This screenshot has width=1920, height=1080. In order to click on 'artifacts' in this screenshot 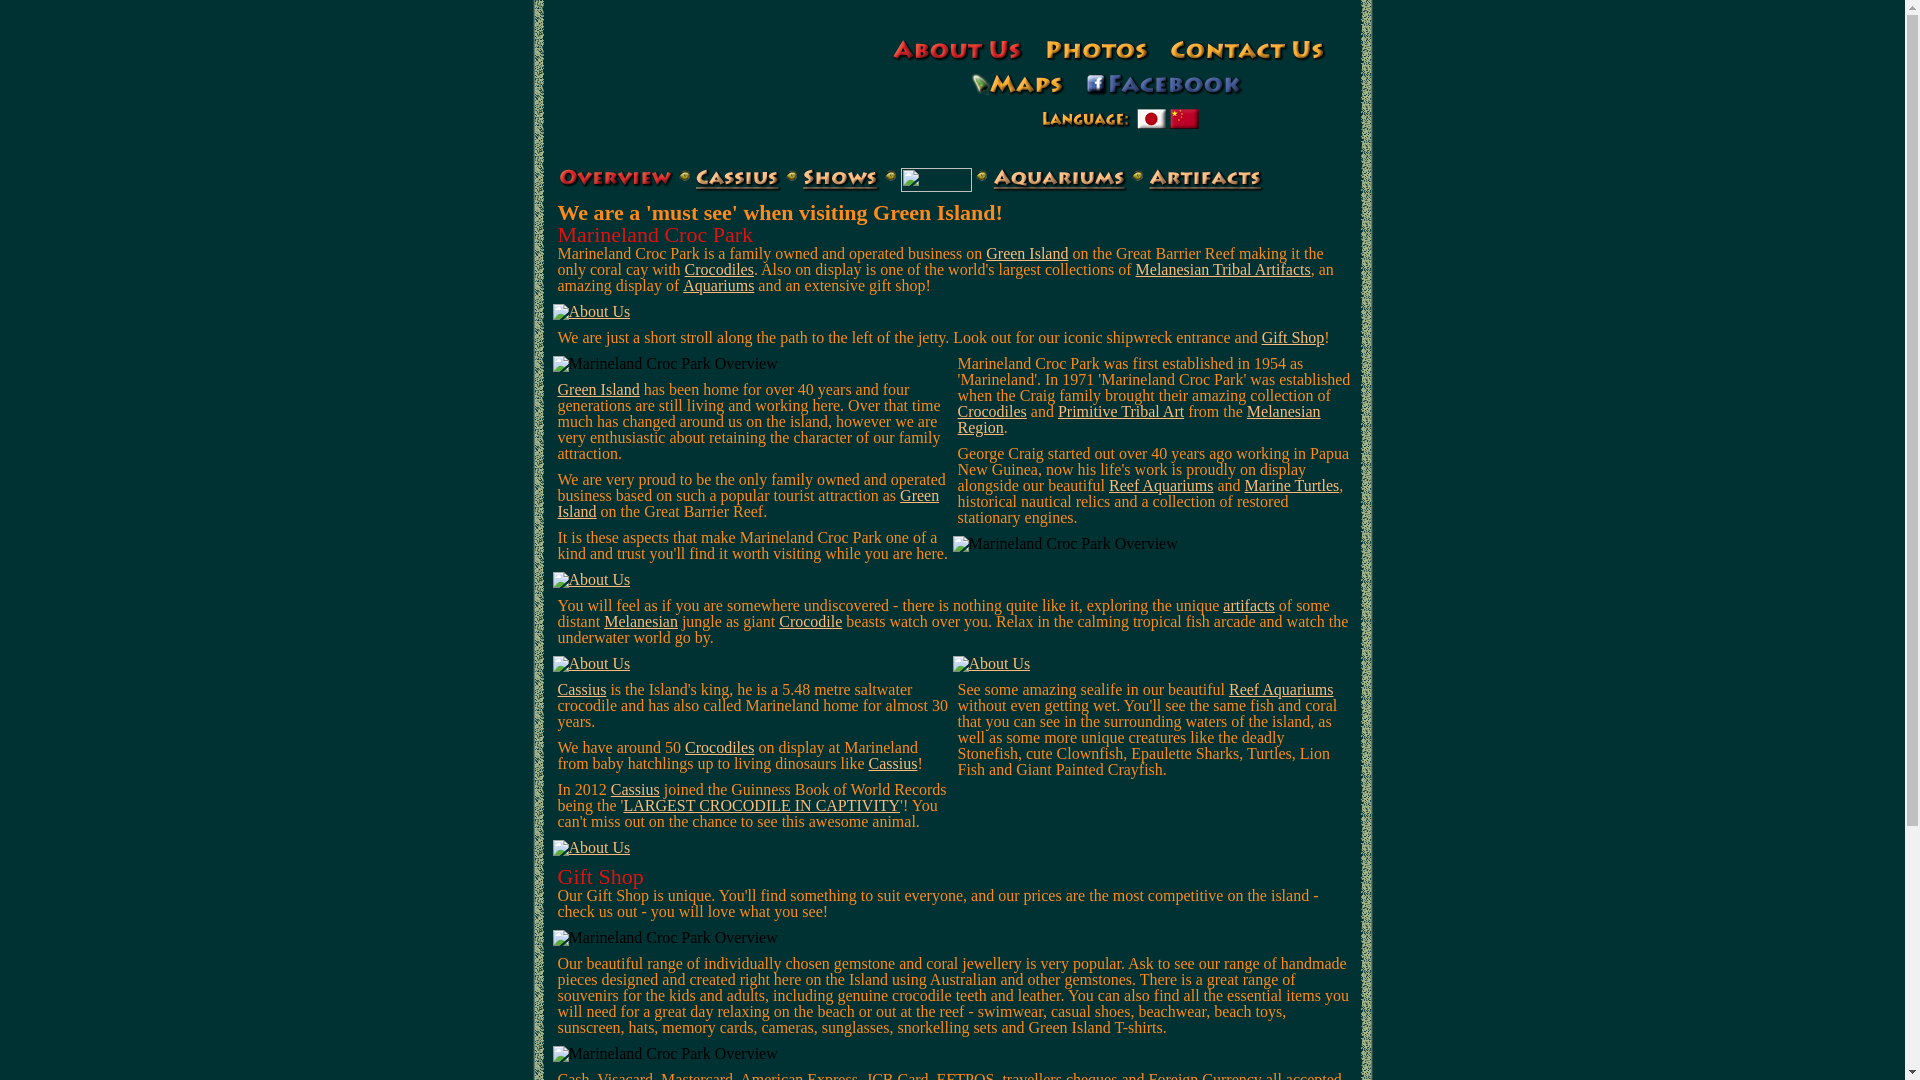, I will do `click(1247, 604)`.